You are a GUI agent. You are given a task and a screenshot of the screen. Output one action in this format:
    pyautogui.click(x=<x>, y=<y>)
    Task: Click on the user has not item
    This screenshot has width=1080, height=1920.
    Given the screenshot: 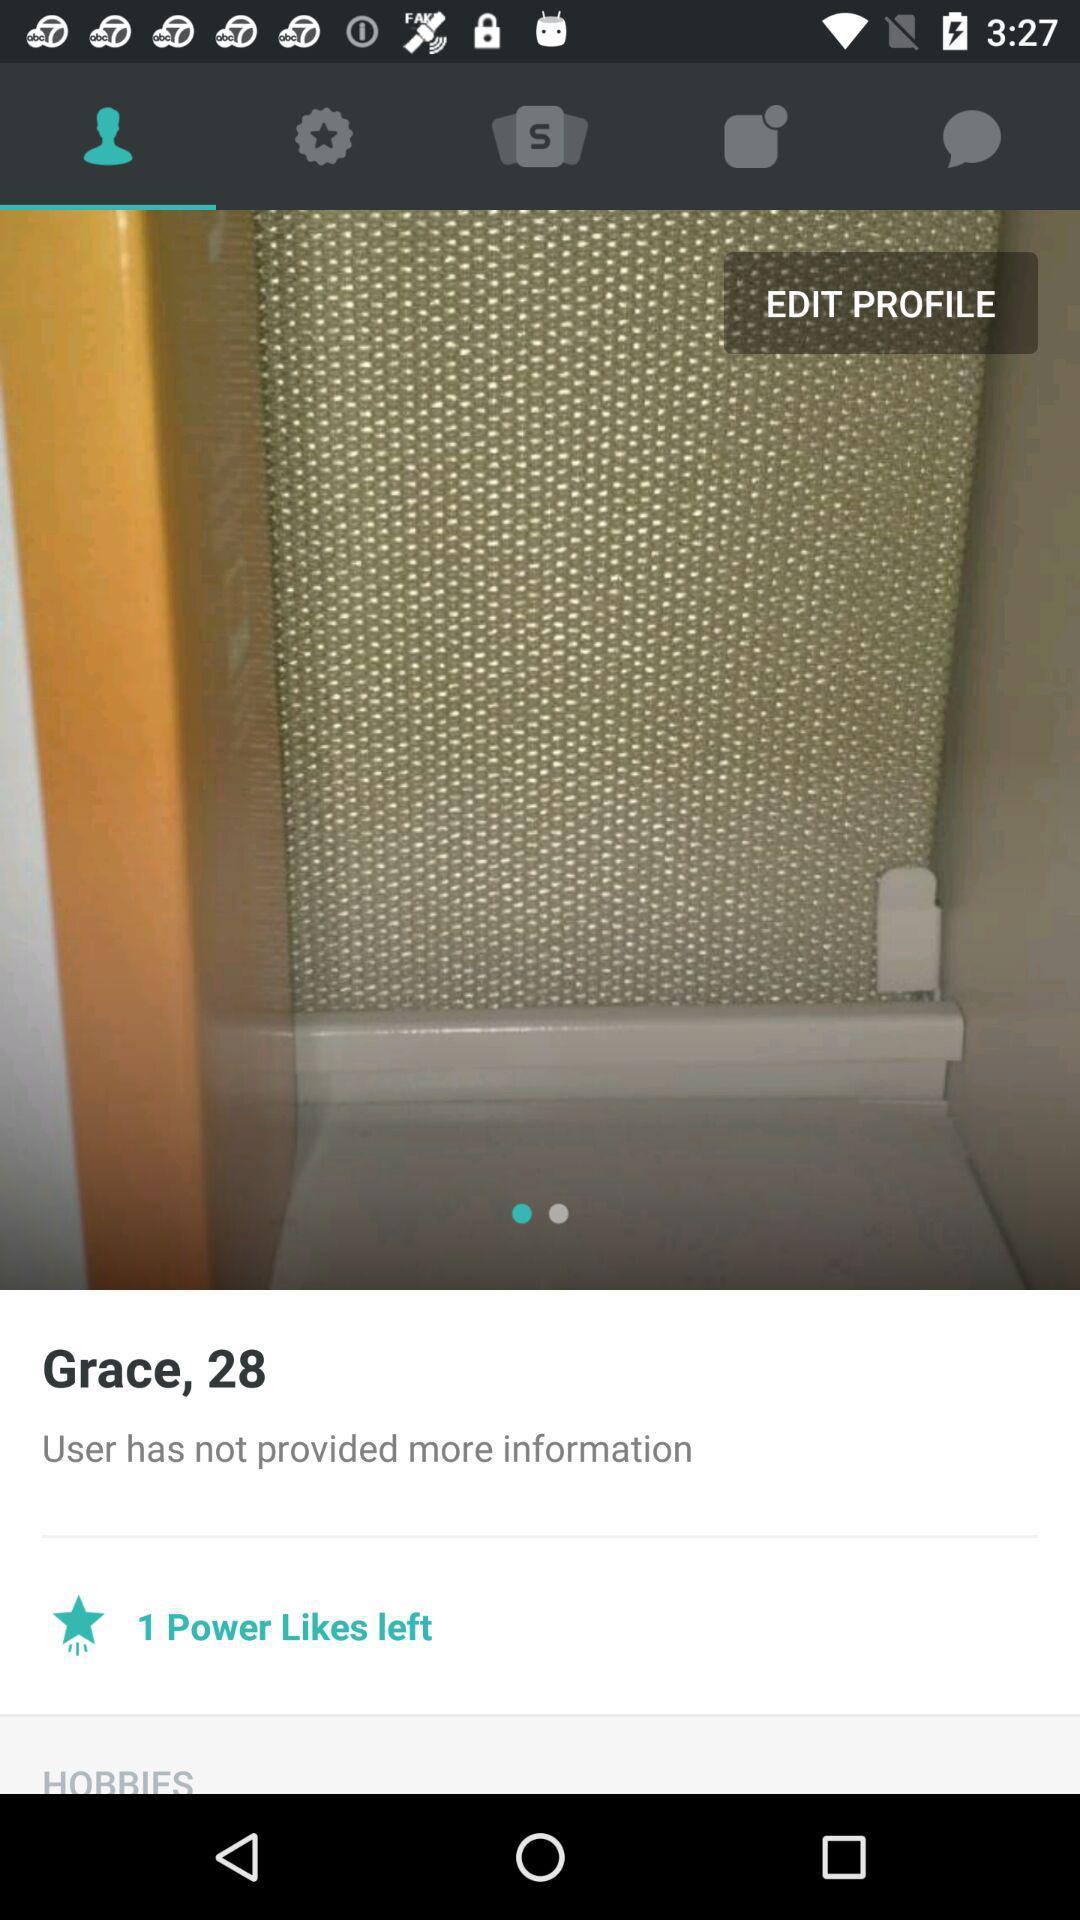 What is the action you would take?
    pyautogui.click(x=540, y=1447)
    